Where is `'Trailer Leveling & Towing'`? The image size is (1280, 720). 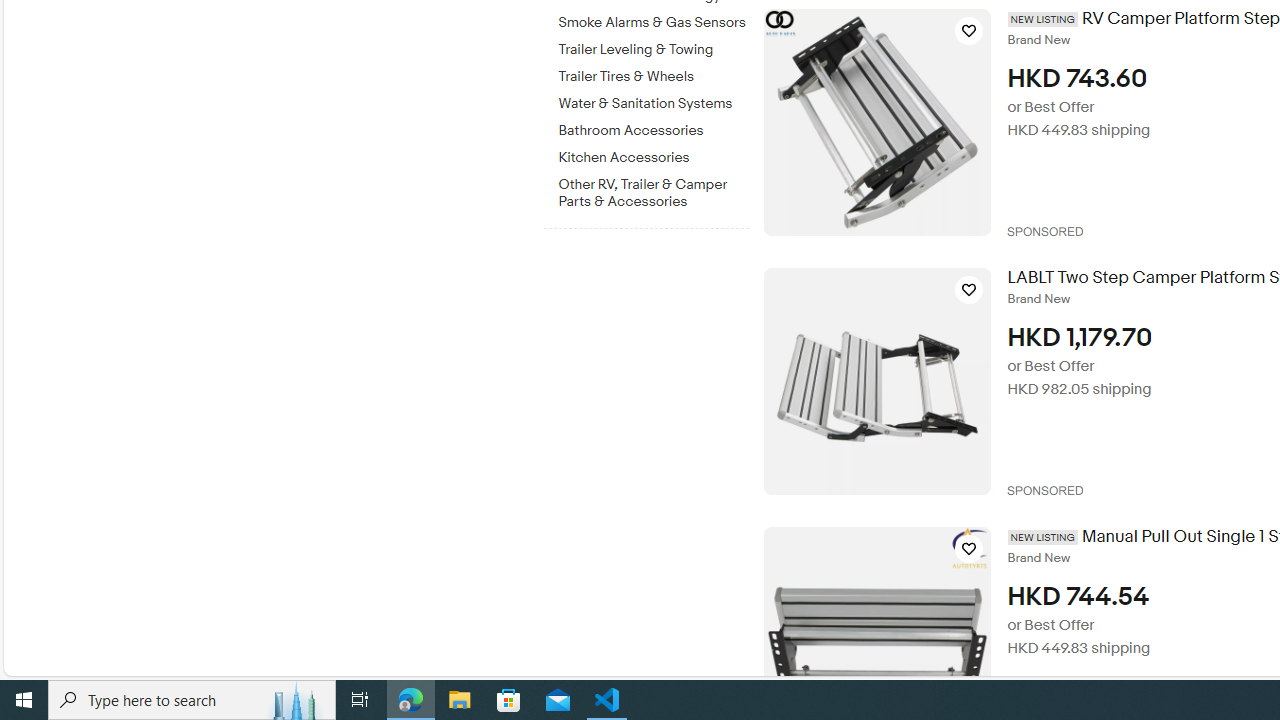 'Trailer Leveling & Towing' is located at coordinates (653, 49).